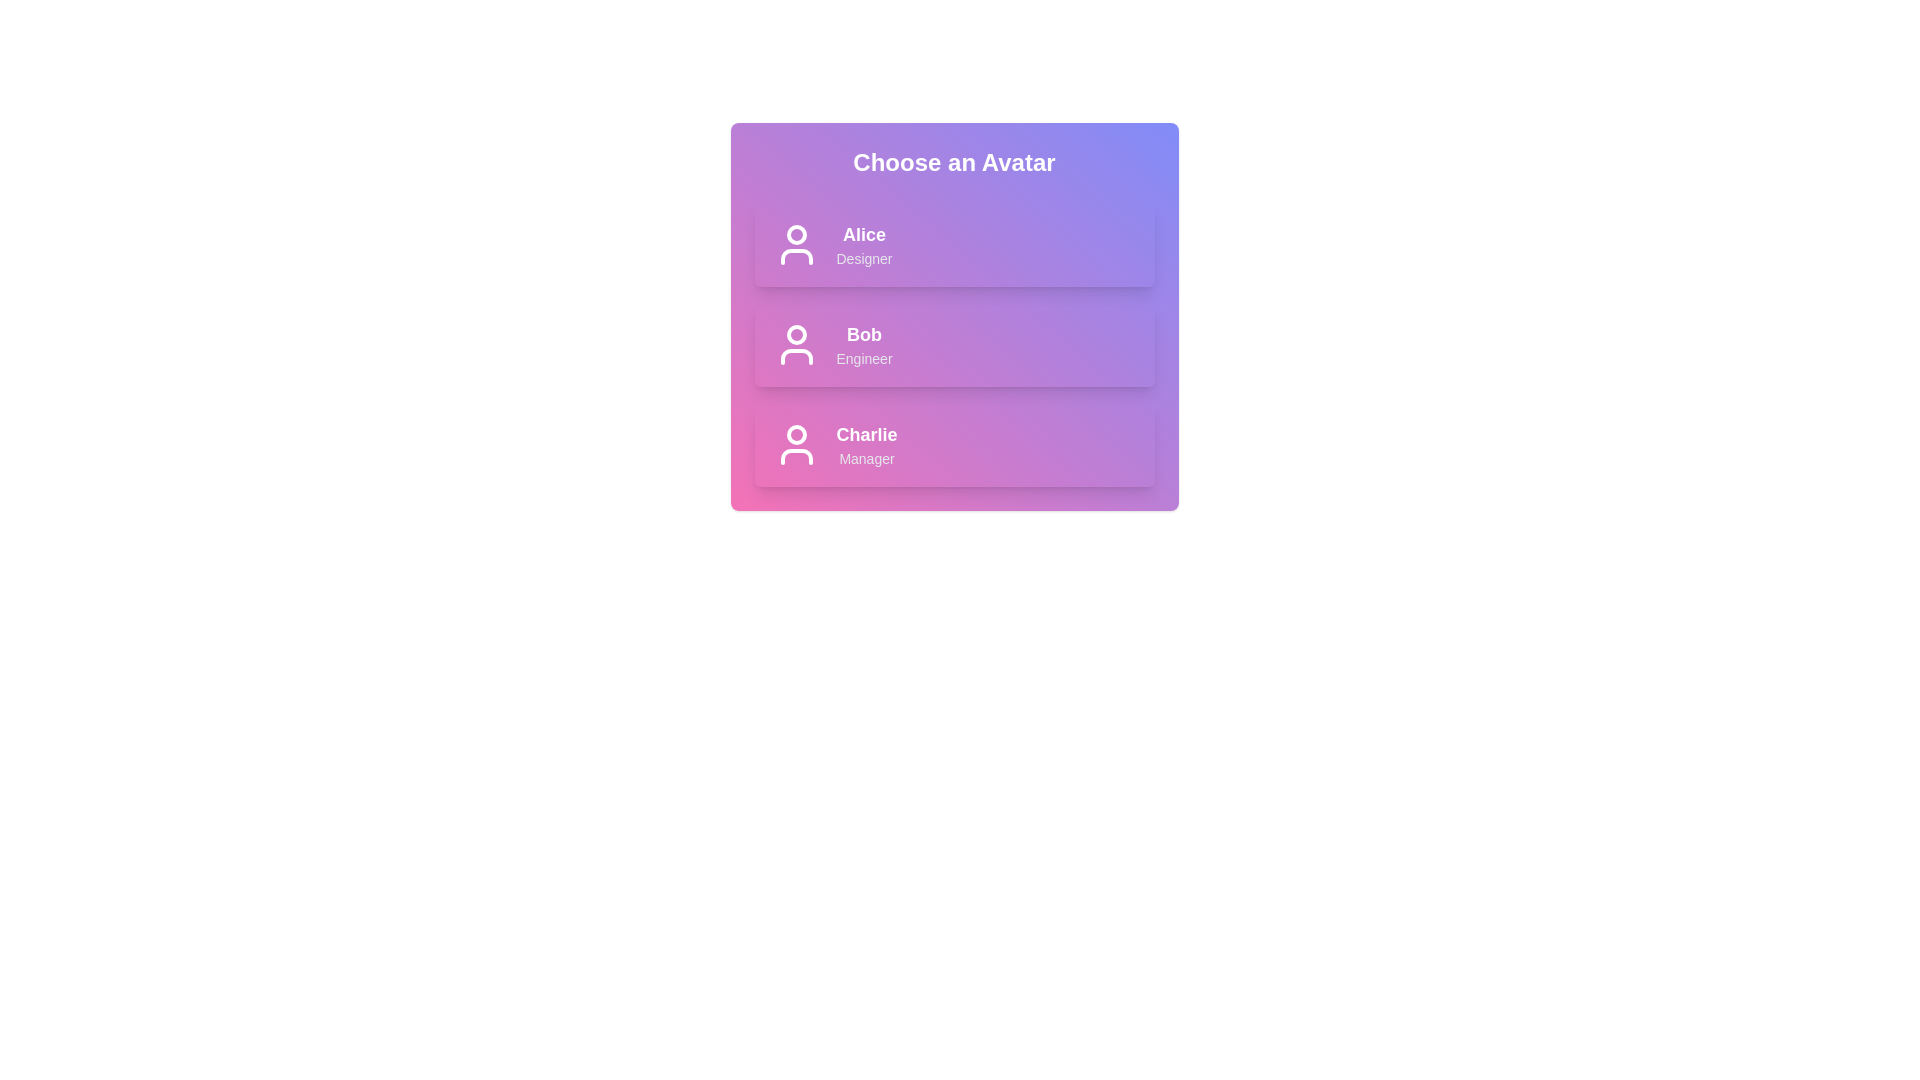  I want to click on the text label that identifies the individual associated with the avatar selection card in the third card of a vertically stacked list, so click(867, 434).